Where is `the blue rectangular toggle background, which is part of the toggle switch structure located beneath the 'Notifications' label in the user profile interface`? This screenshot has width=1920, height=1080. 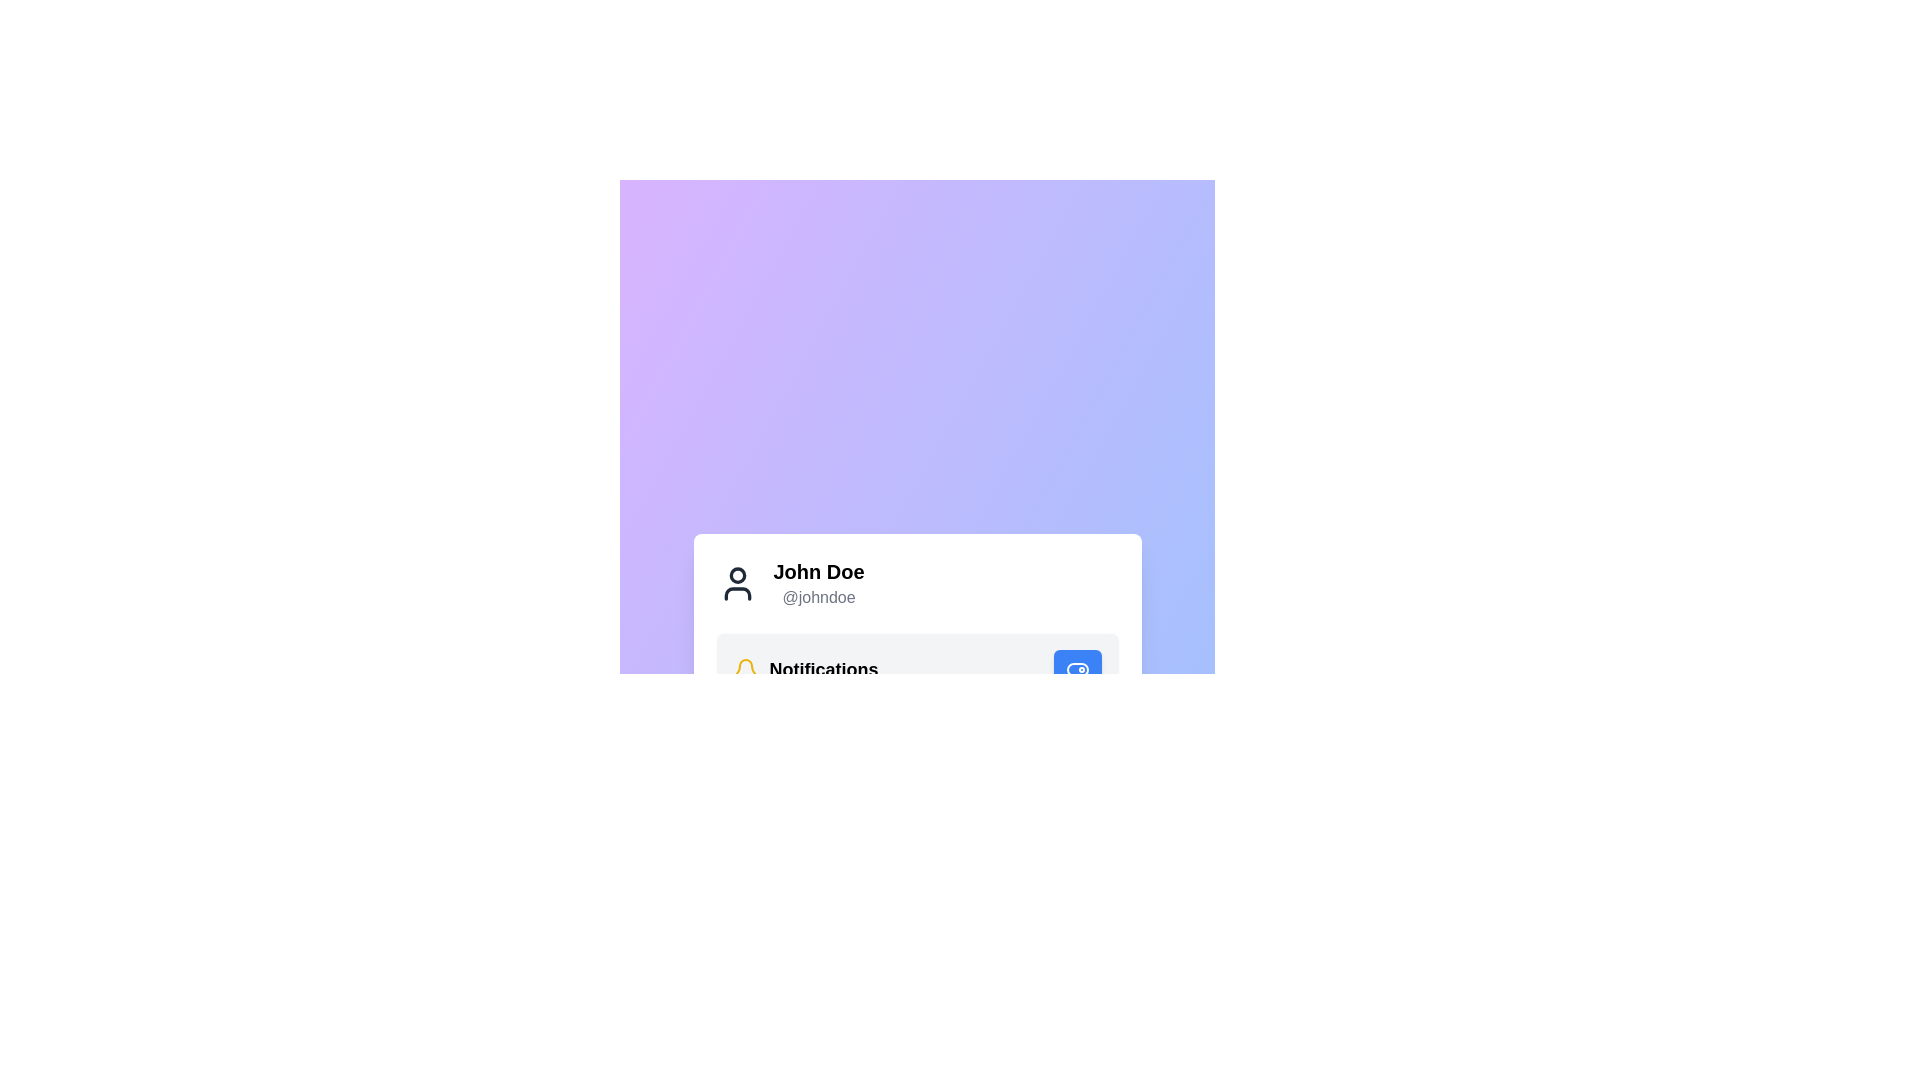 the blue rectangular toggle background, which is part of the toggle switch structure located beneath the 'Notifications' label in the user profile interface is located at coordinates (1076, 670).